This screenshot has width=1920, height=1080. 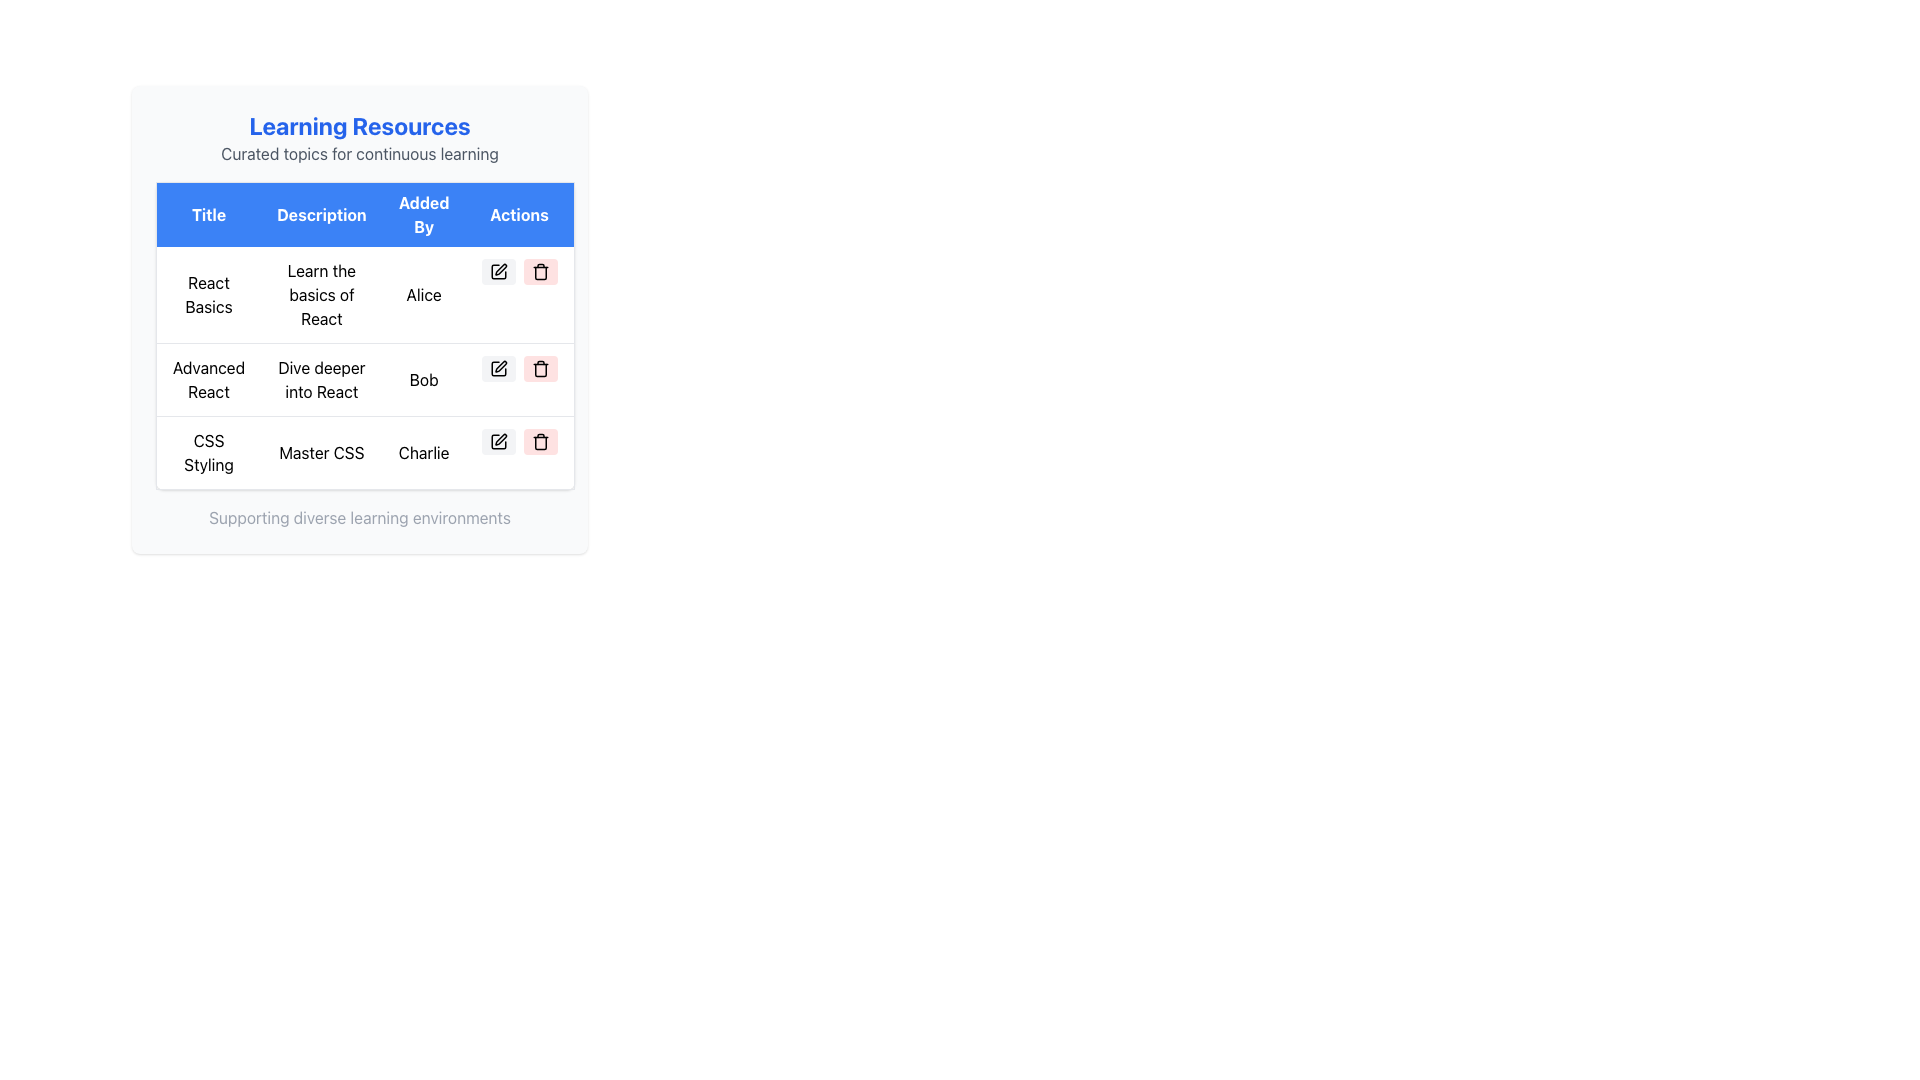 What do you see at coordinates (208, 452) in the screenshot?
I see `the static text element displaying 'CSS Styling' in the first column of the third row of the grid under the 'Title' header` at bounding box center [208, 452].